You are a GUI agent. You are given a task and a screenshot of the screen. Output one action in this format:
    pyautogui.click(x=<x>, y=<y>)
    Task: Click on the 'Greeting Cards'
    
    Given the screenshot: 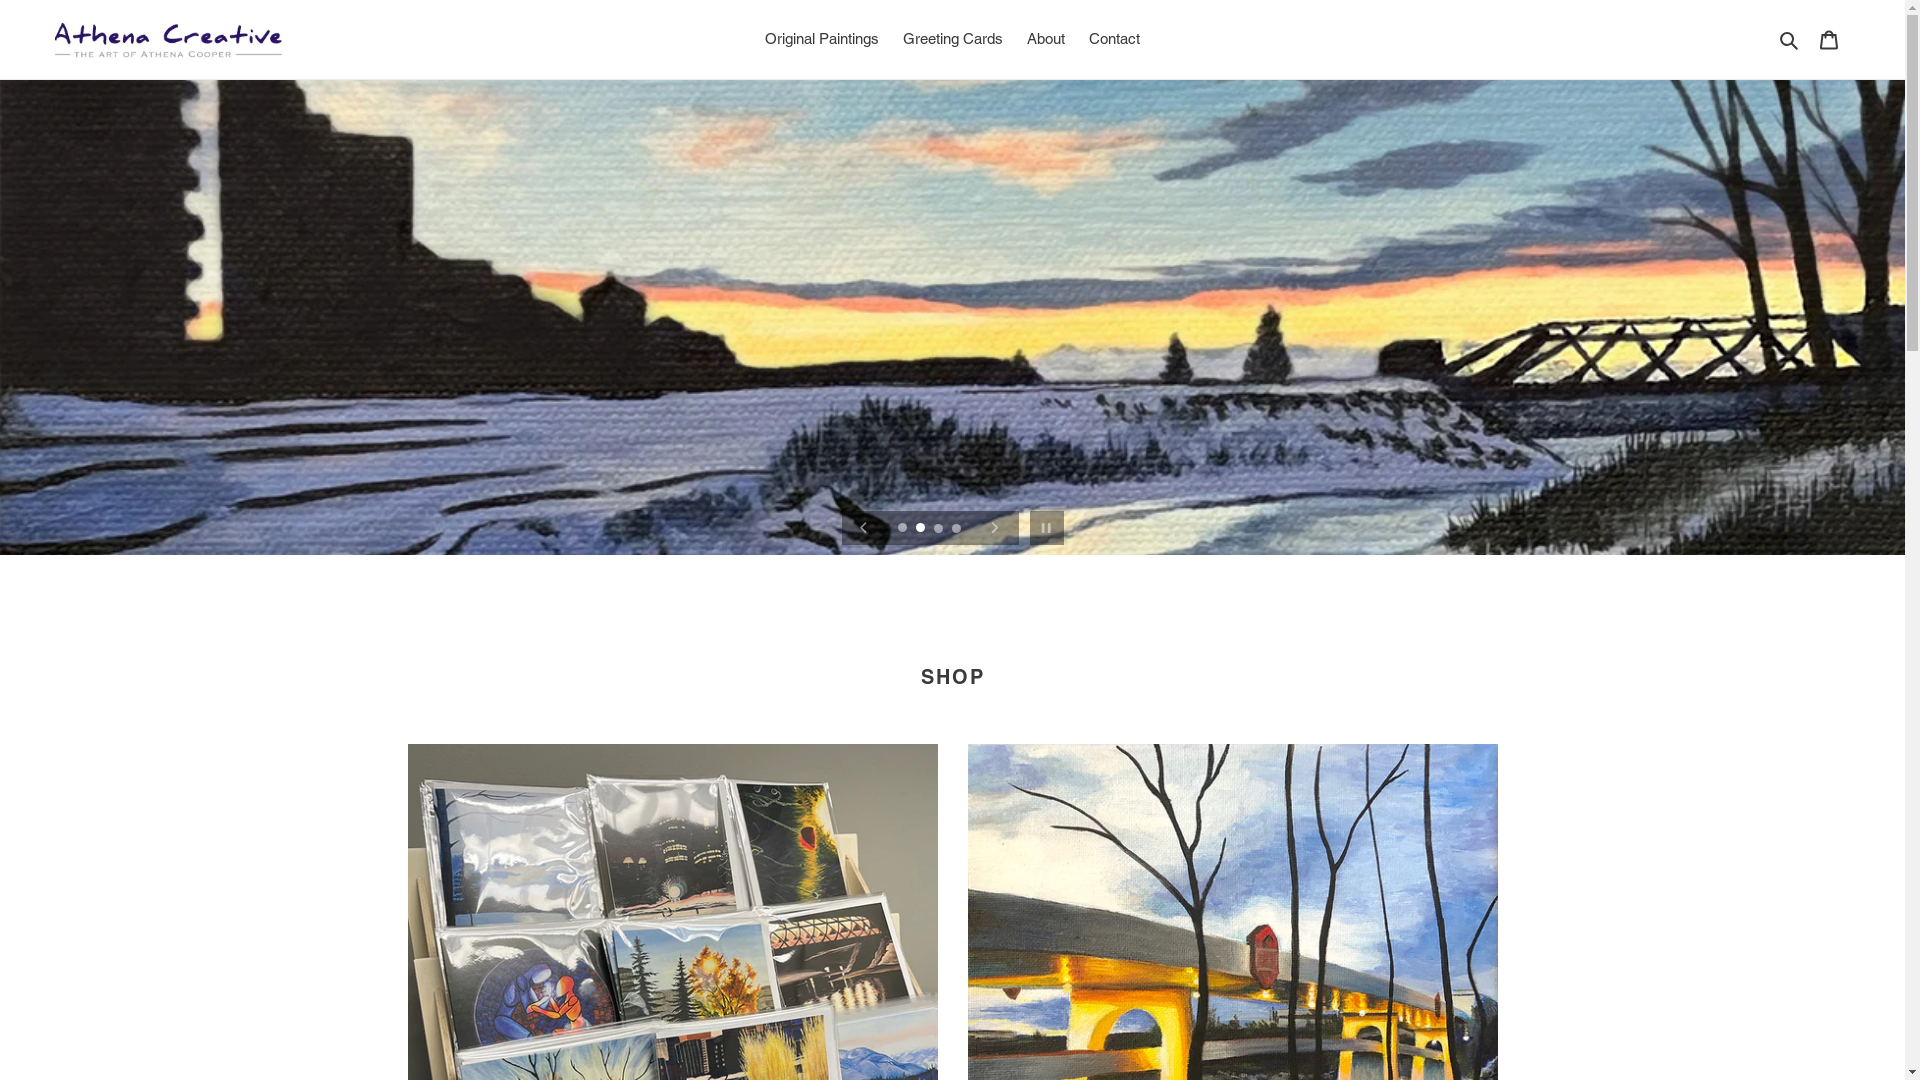 What is the action you would take?
    pyautogui.click(x=891, y=39)
    